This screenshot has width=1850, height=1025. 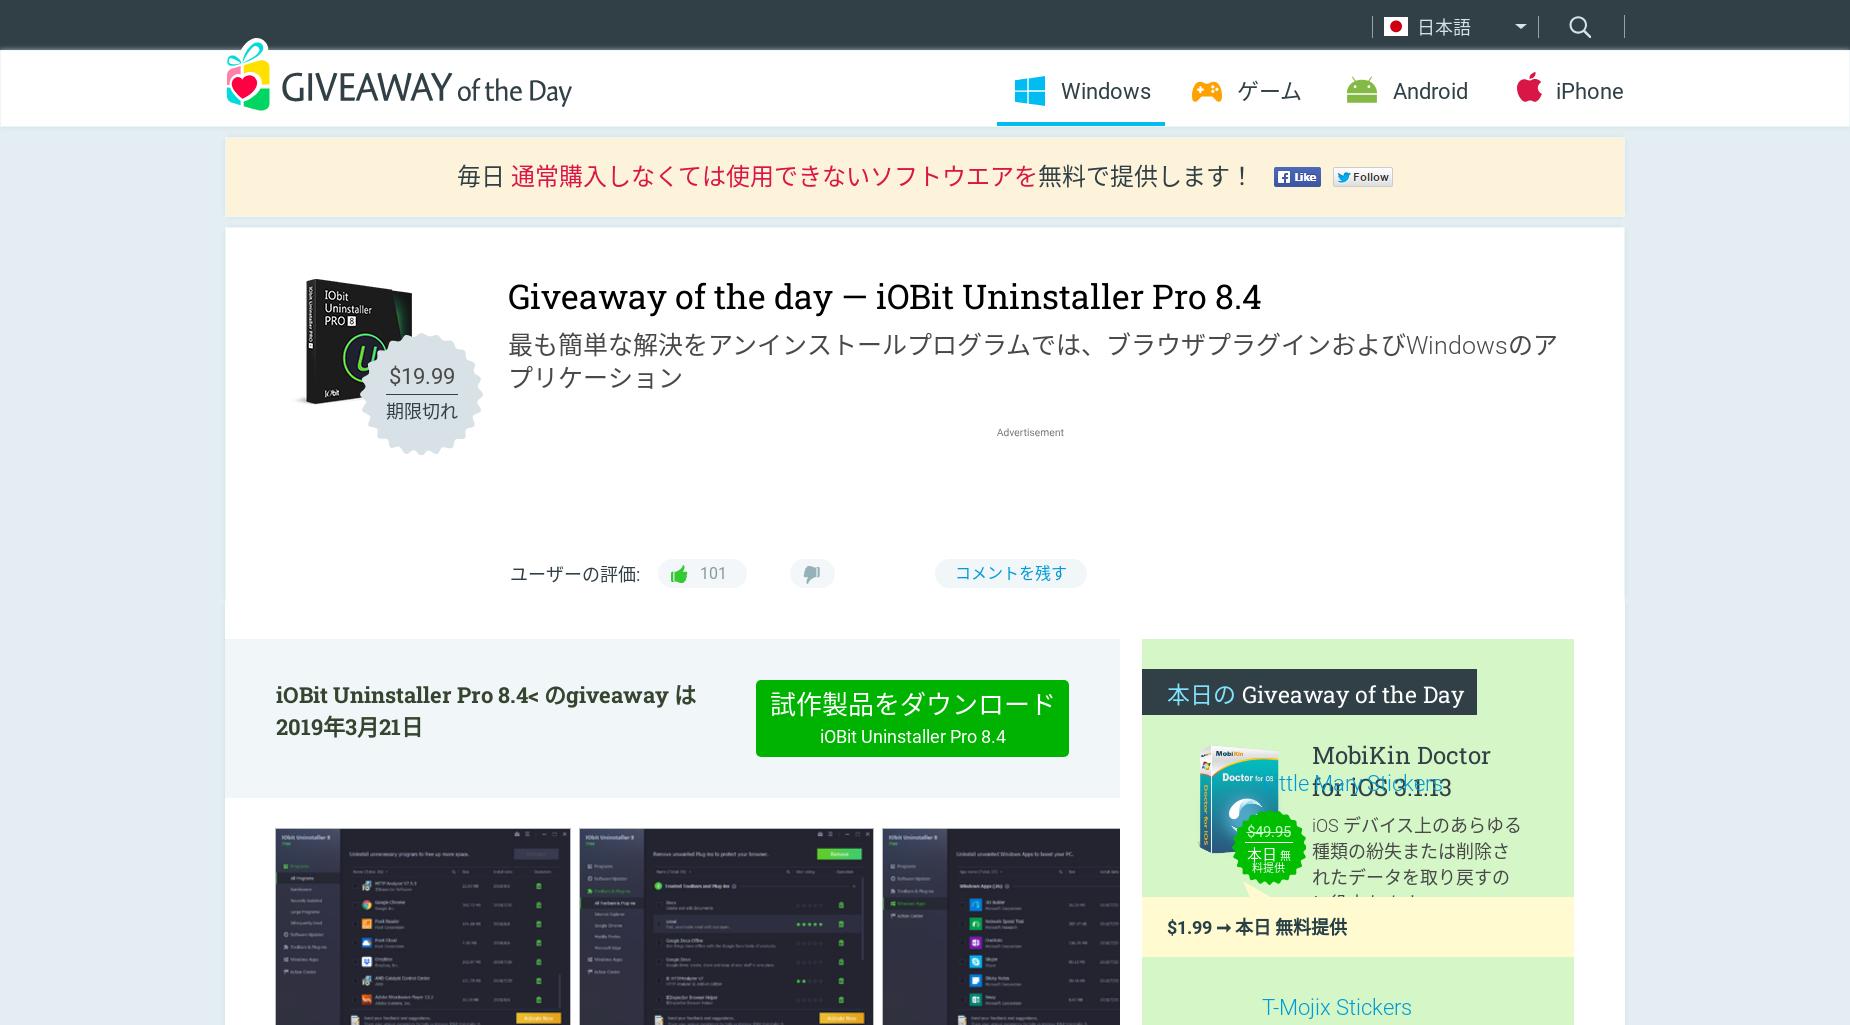 I want to click on 'iOBit Uninstaller Pro 8.4< のgiveaway は 2019年3月21日', so click(x=485, y=709).